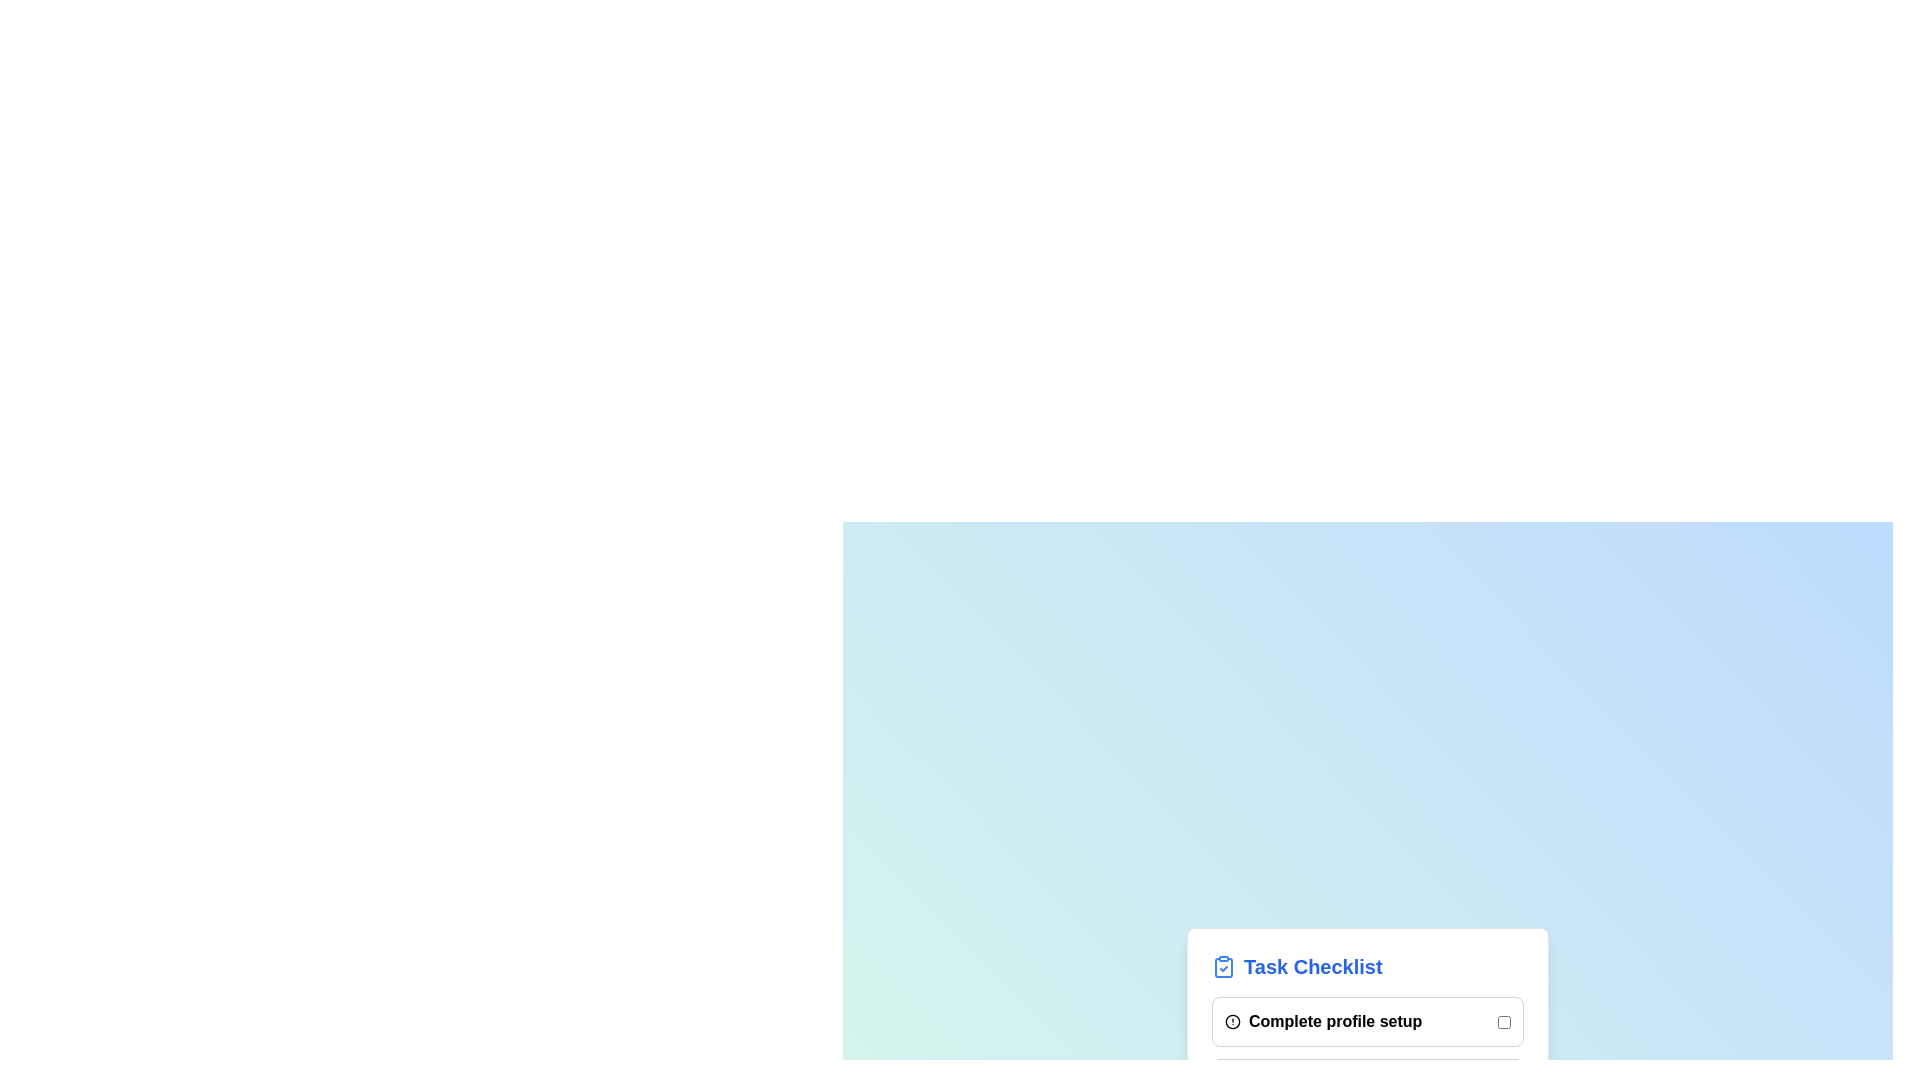  What do you see at coordinates (1323, 1022) in the screenshot?
I see `text of the label that prompts users to complete their profile setup, which is located near the center-right of the highlighted task box in a checklist interface, left of a checkbox and preceded by an alert icon` at bounding box center [1323, 1022].